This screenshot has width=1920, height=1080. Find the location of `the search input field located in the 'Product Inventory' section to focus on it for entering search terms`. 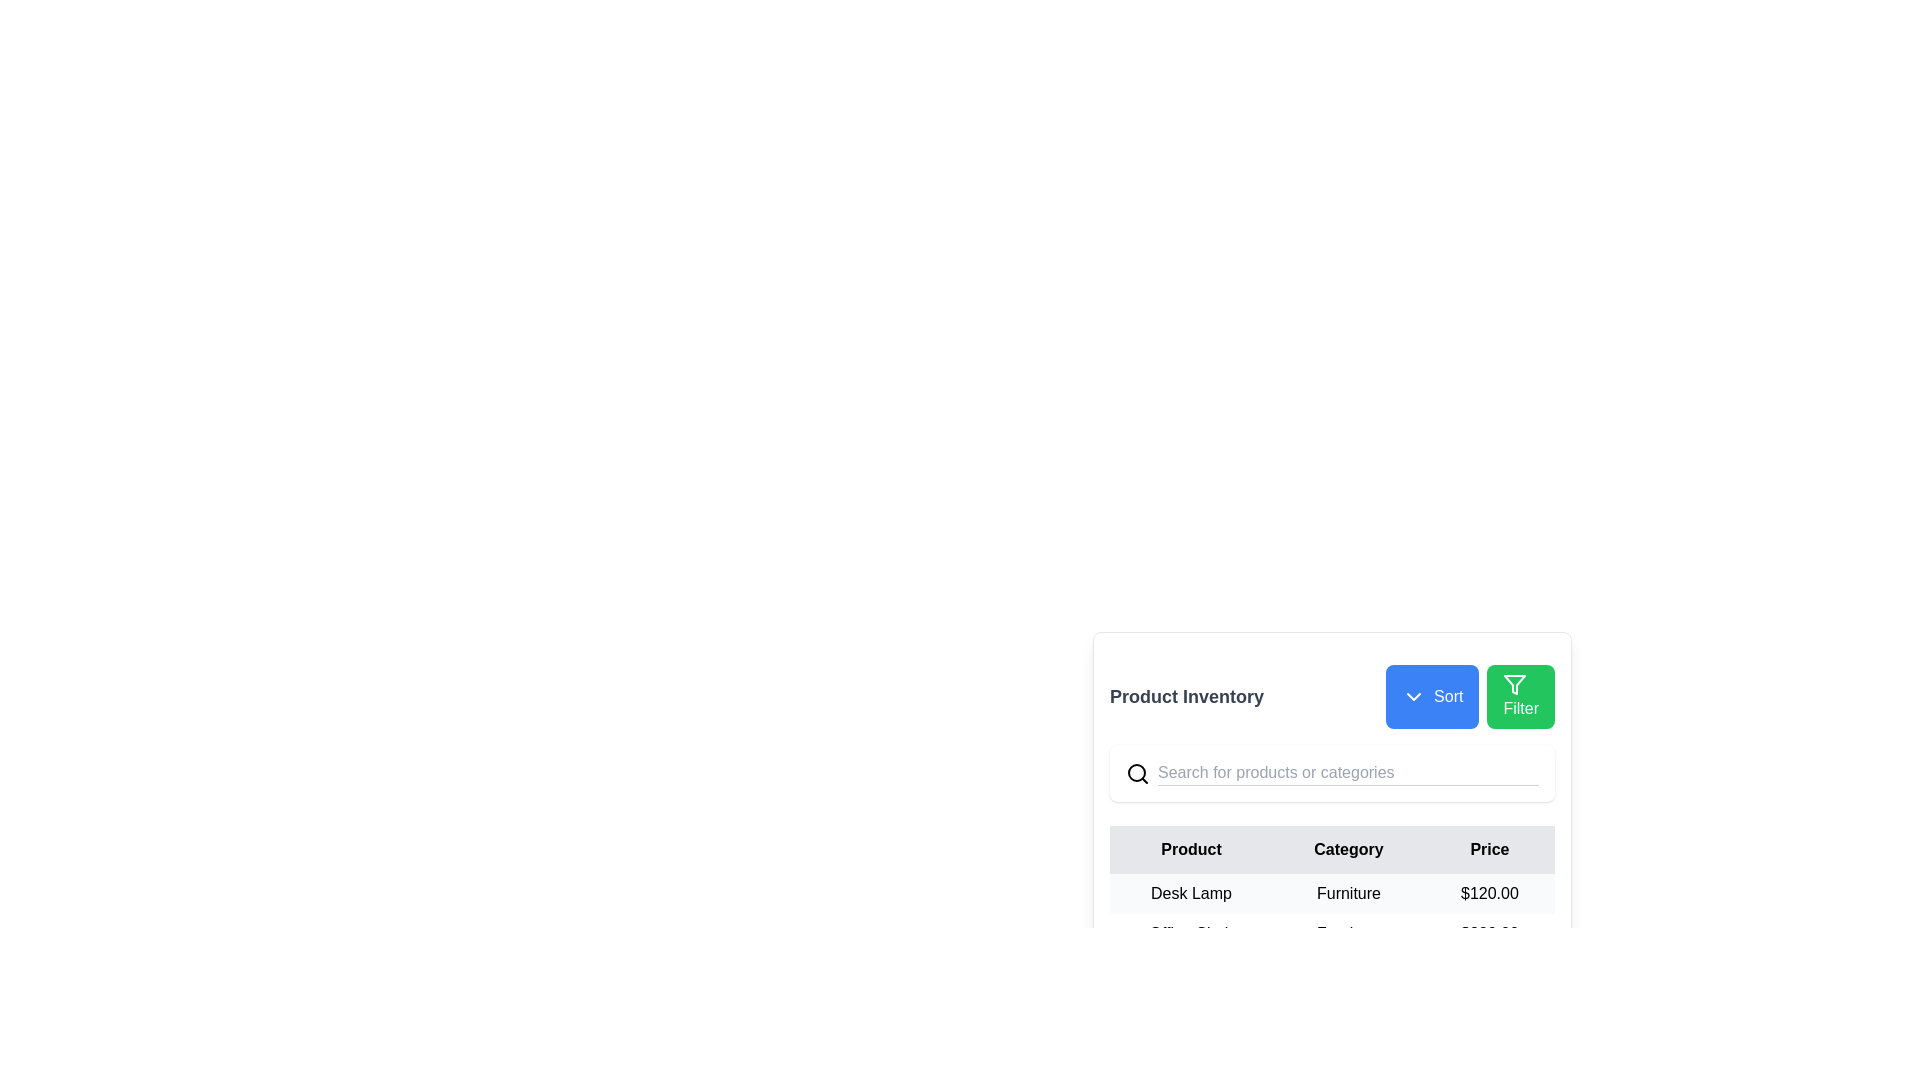

the search input field located in the 'Product Inventory' section to focus on it for entering search terms is located at coordinates (1332, 772).